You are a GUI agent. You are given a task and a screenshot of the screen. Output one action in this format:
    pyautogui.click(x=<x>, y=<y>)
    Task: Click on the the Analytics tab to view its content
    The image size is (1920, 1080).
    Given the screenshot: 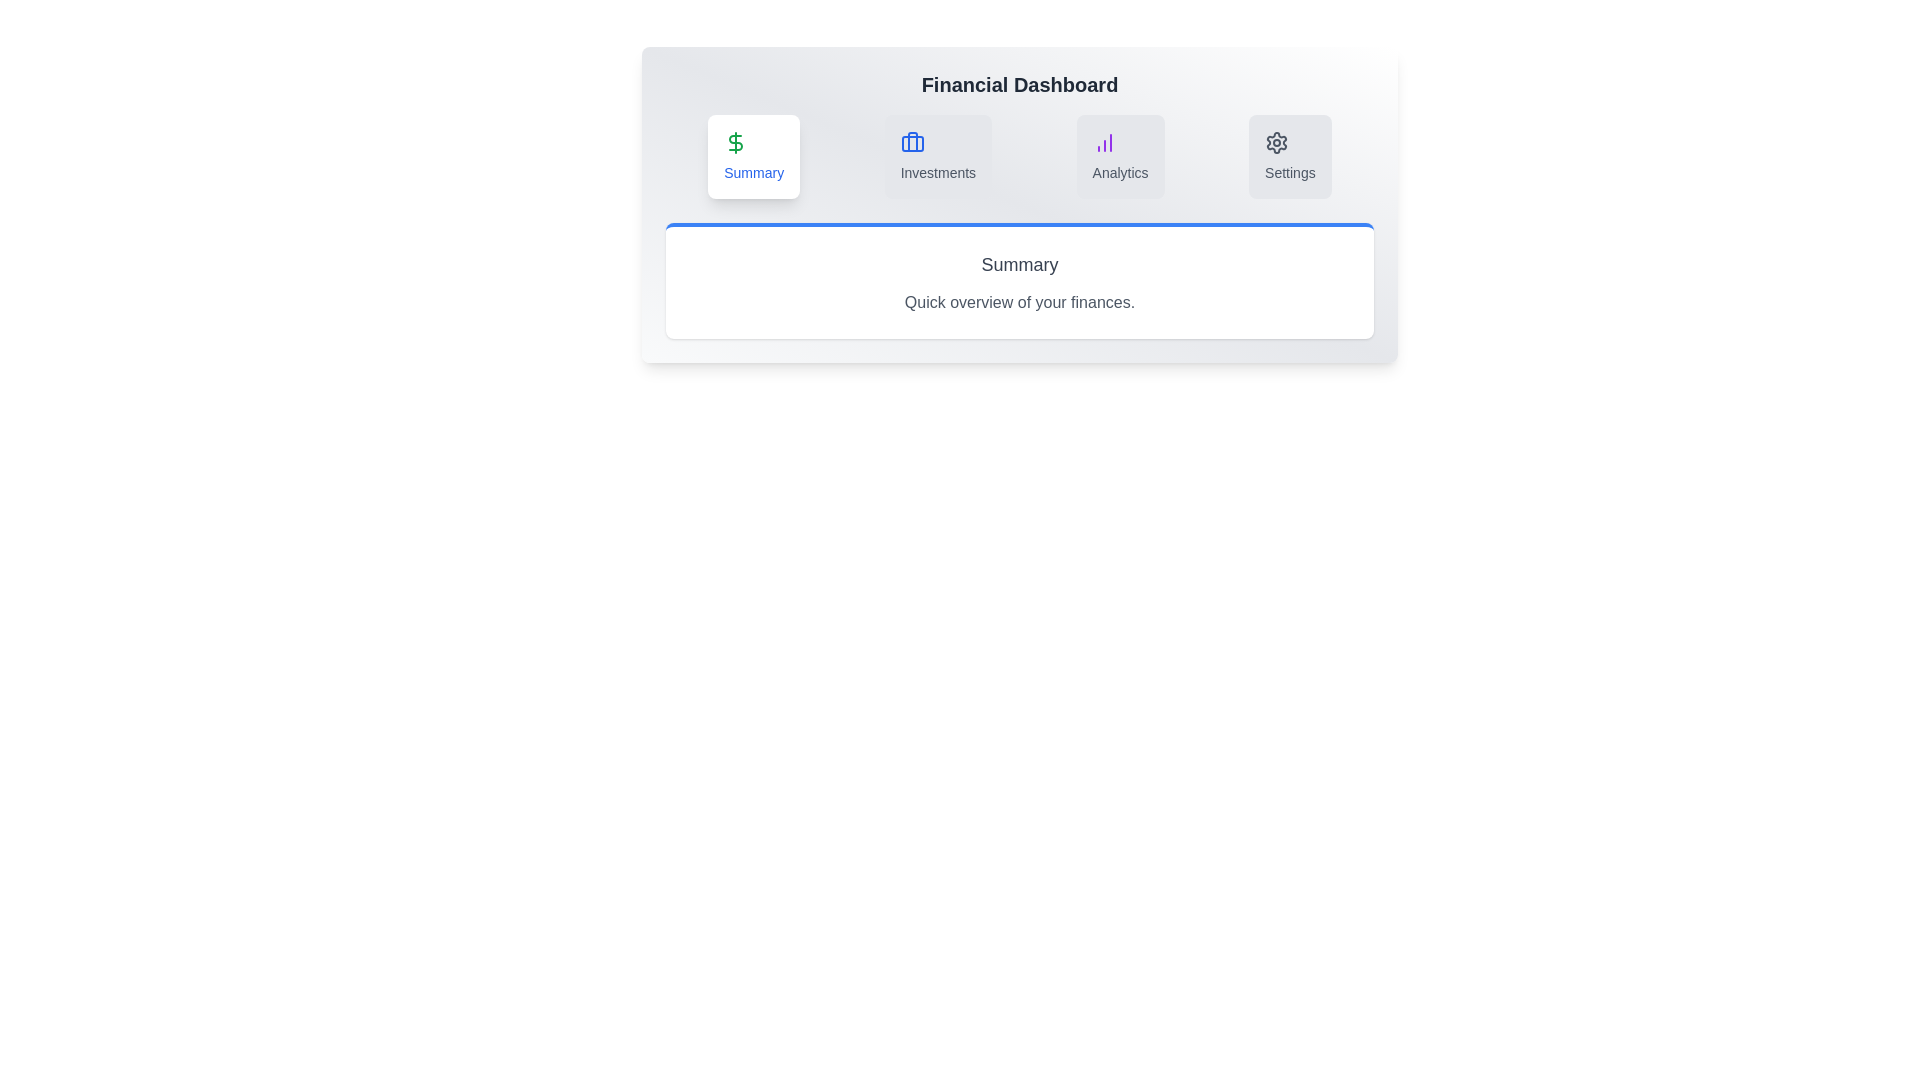 What is the action you would take?
    pyautogui.click(x=1118, y=156)
    